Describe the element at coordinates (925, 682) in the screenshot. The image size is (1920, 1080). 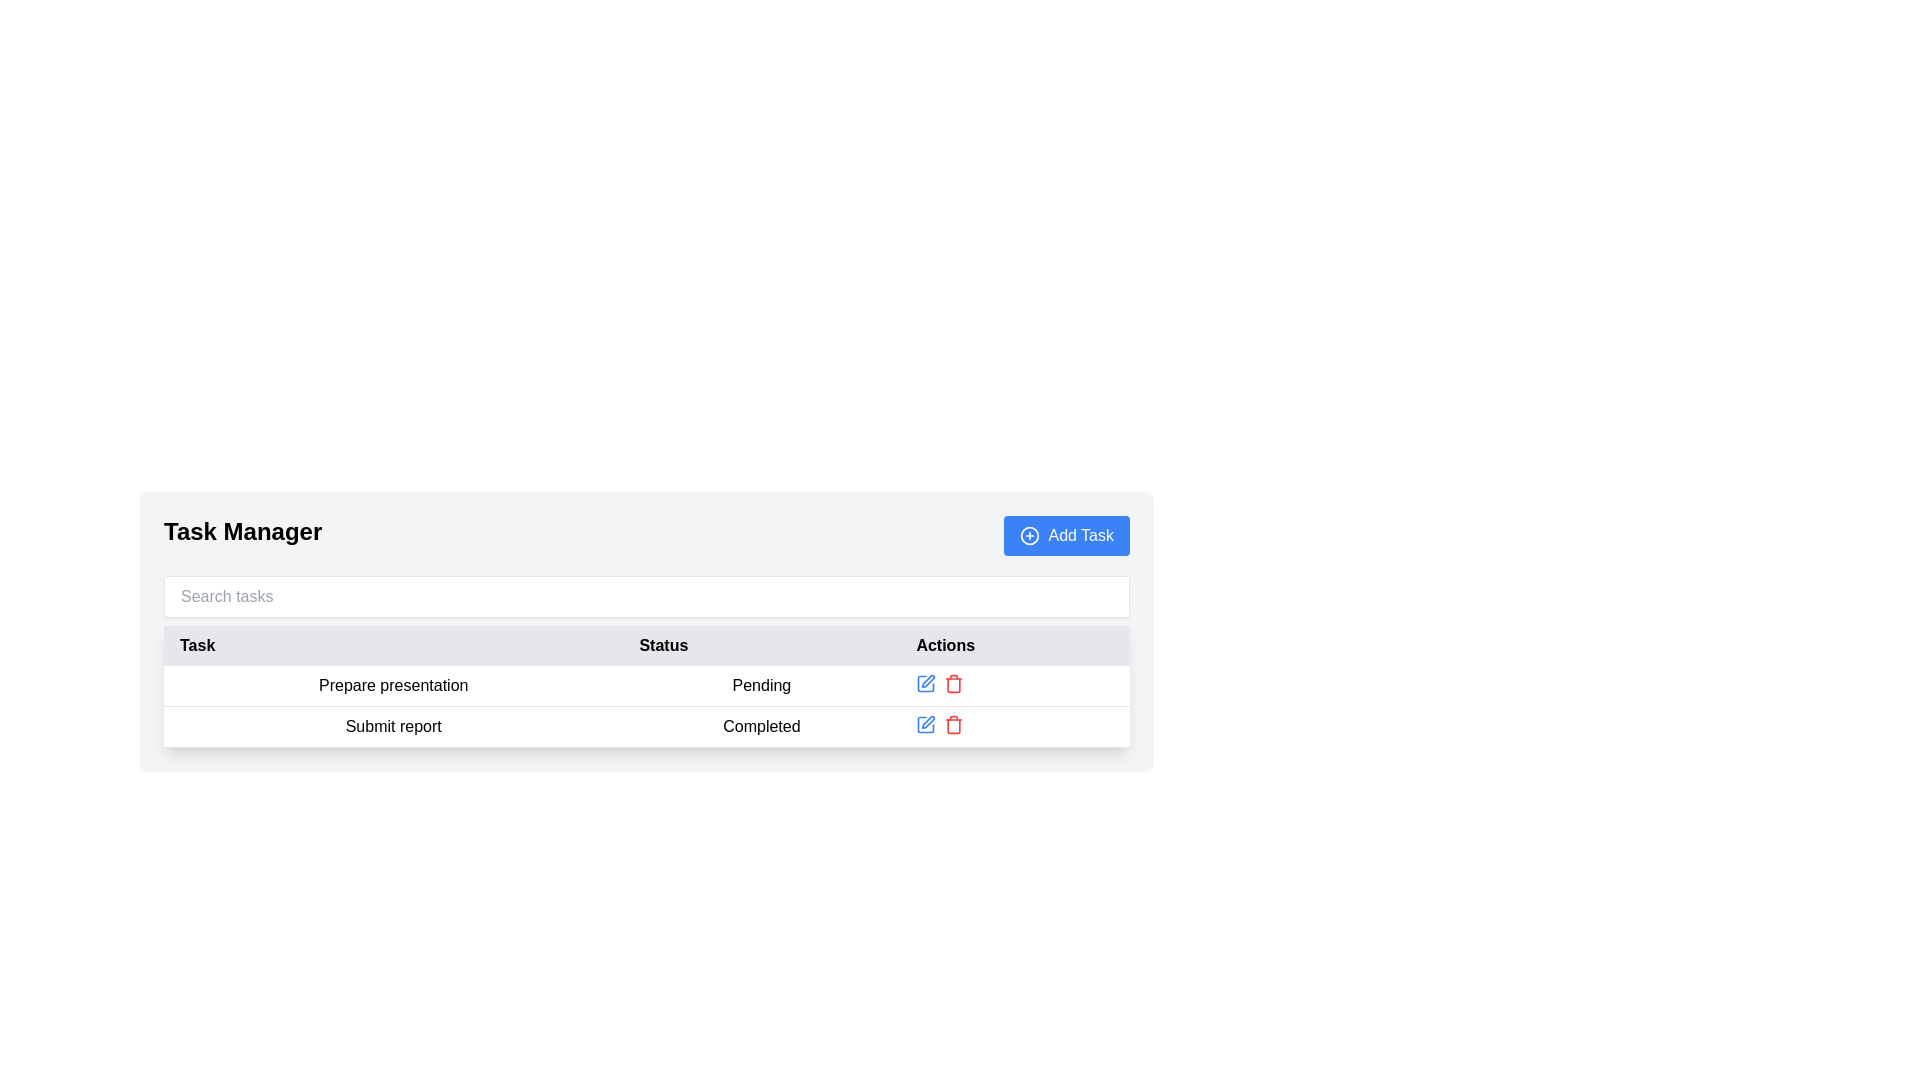
I see `the clickable icon located in the 'Actions' column of the 'Prepare presentation' row, positioned to the left of the red trash icon` at that location.